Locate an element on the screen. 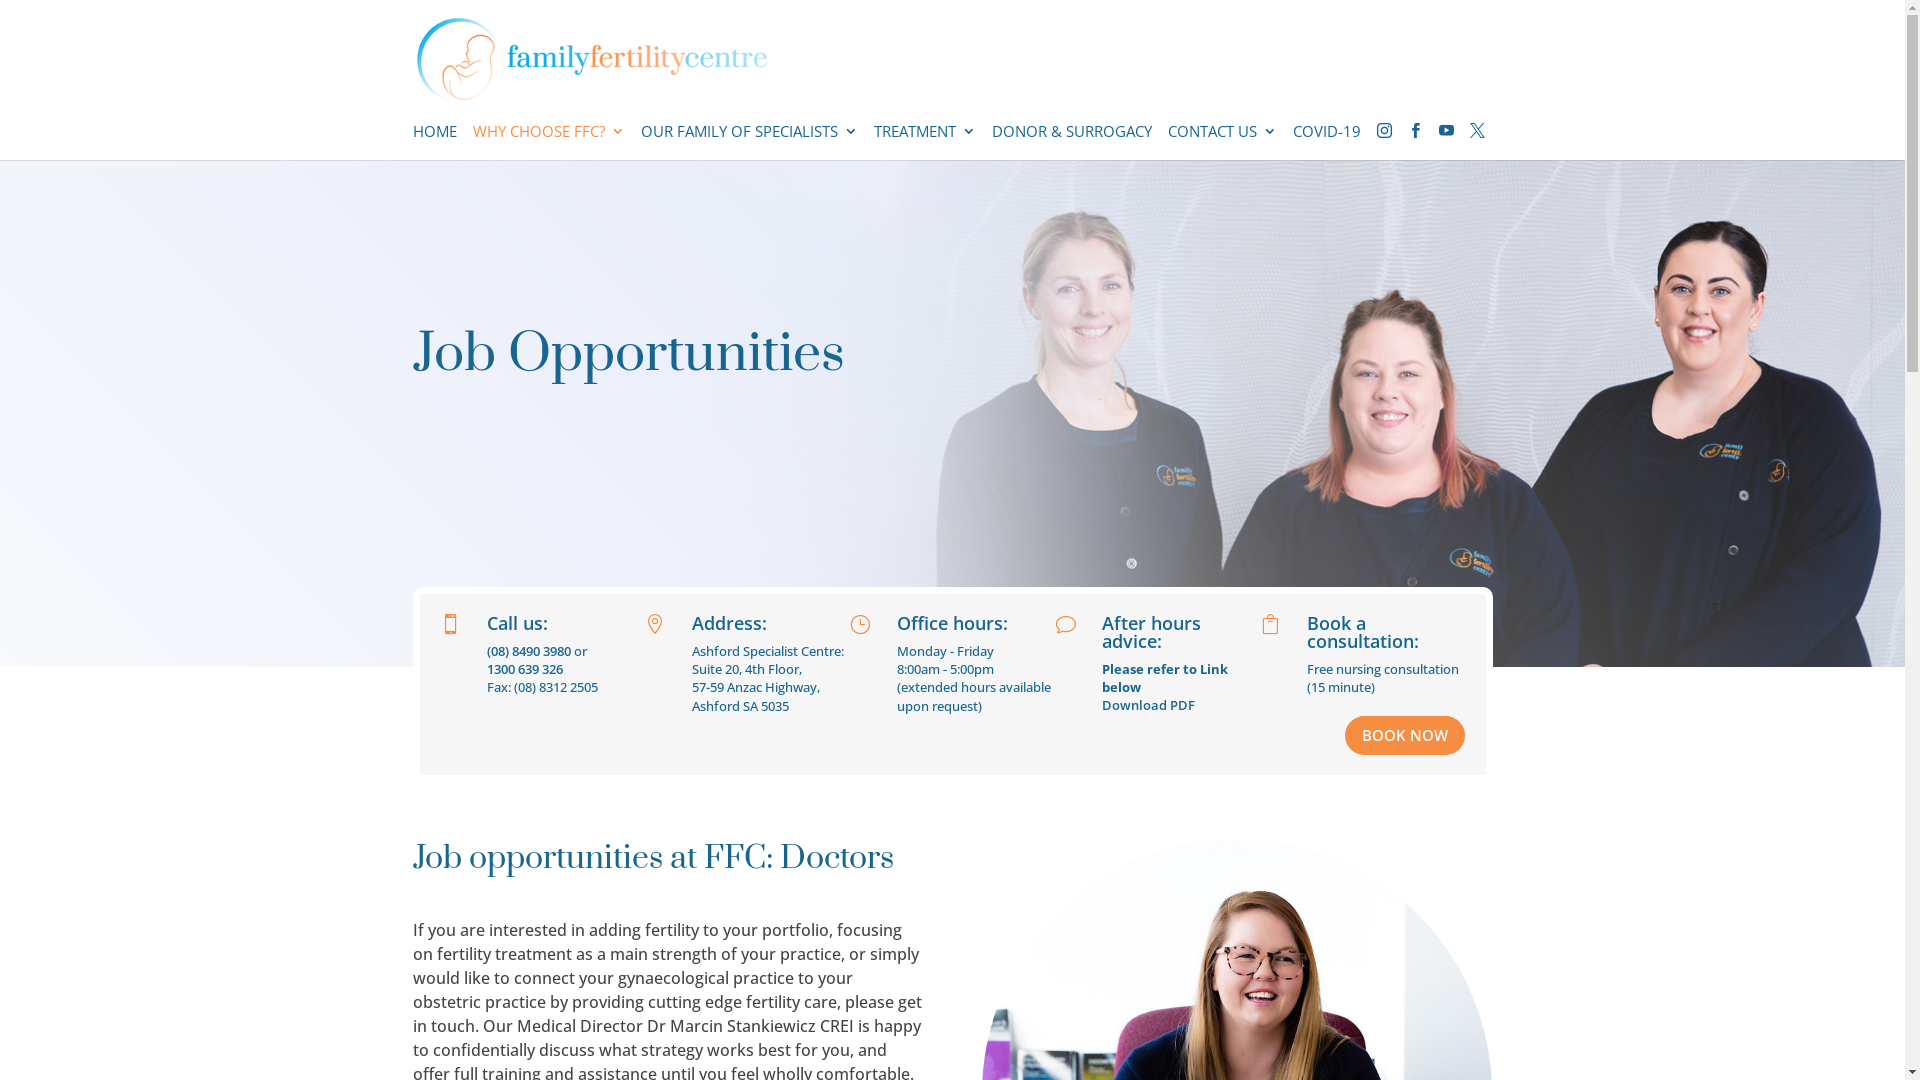 The width and height of the screenshot is (1920, 1080). 'BOOK NOW' is located at coordinates (1344, 735).